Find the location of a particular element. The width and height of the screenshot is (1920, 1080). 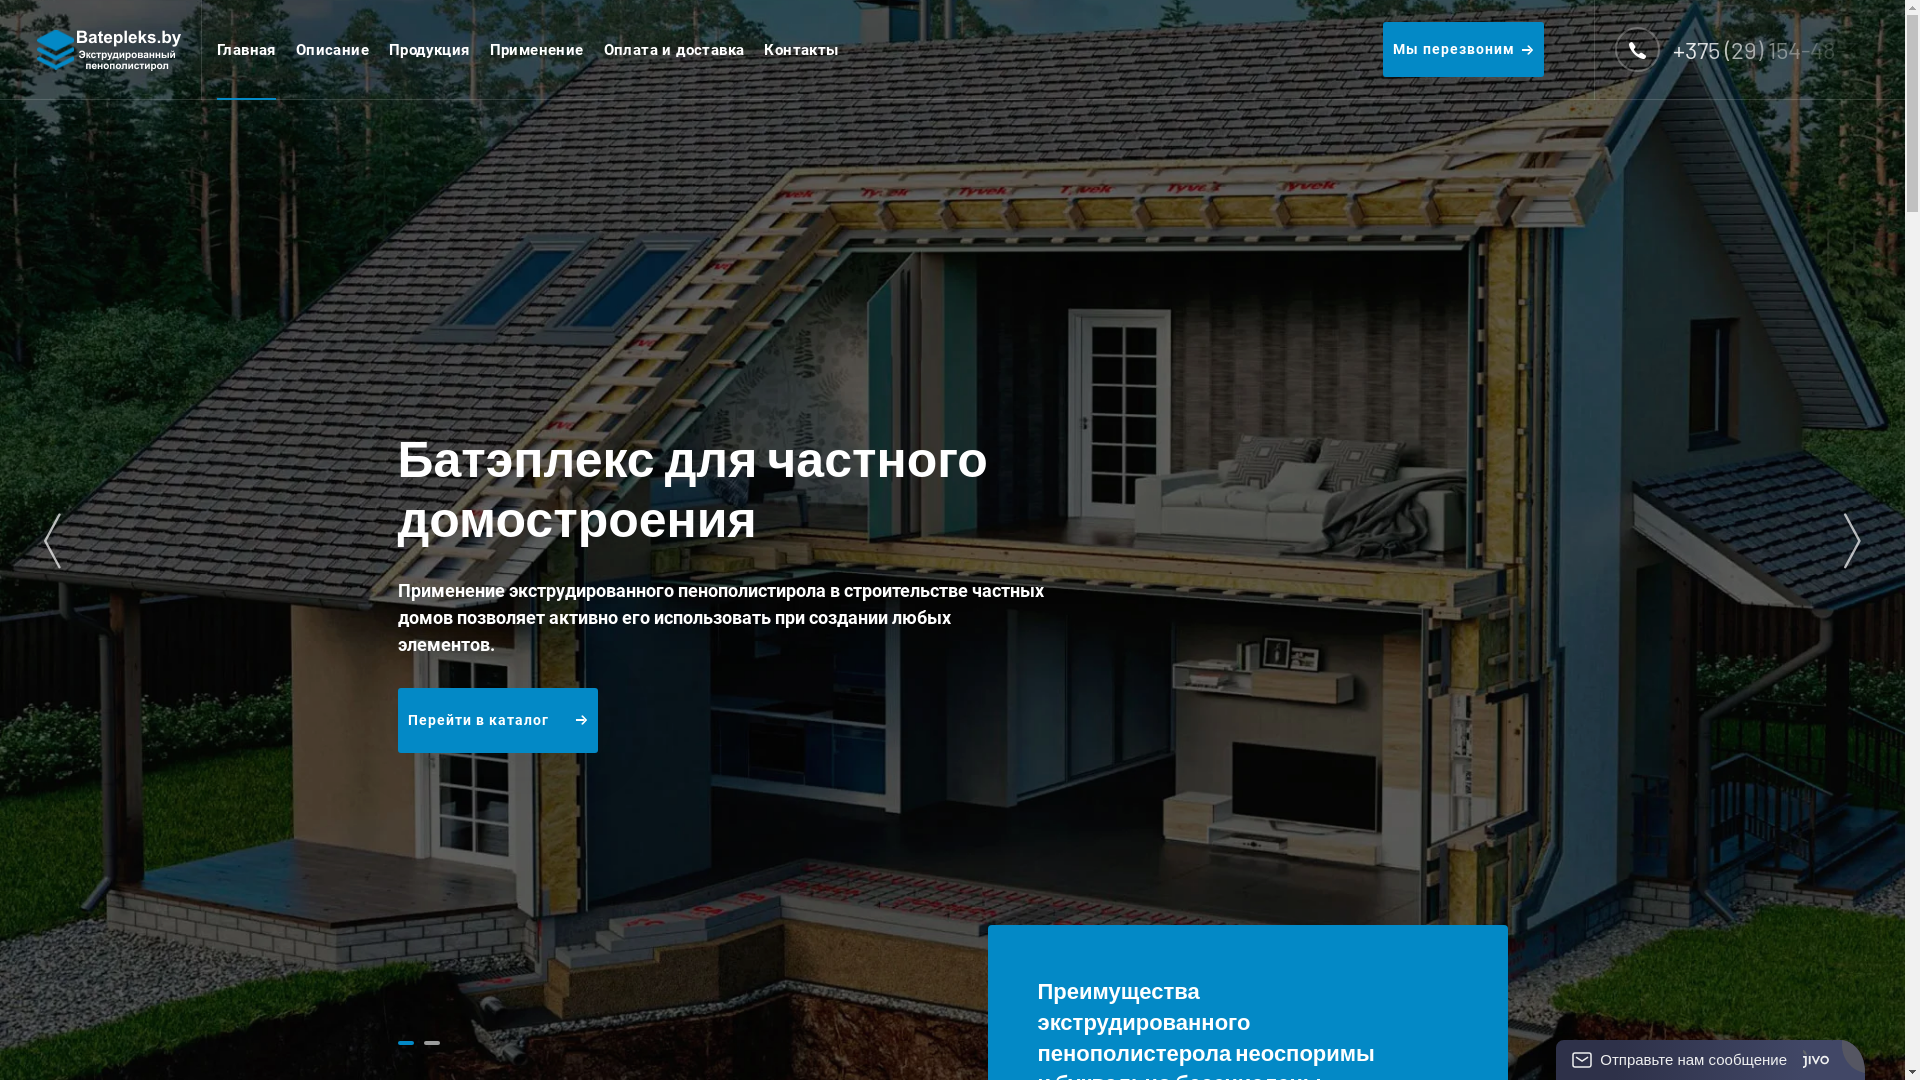

'Next' is located at coordinates (1851, 540).